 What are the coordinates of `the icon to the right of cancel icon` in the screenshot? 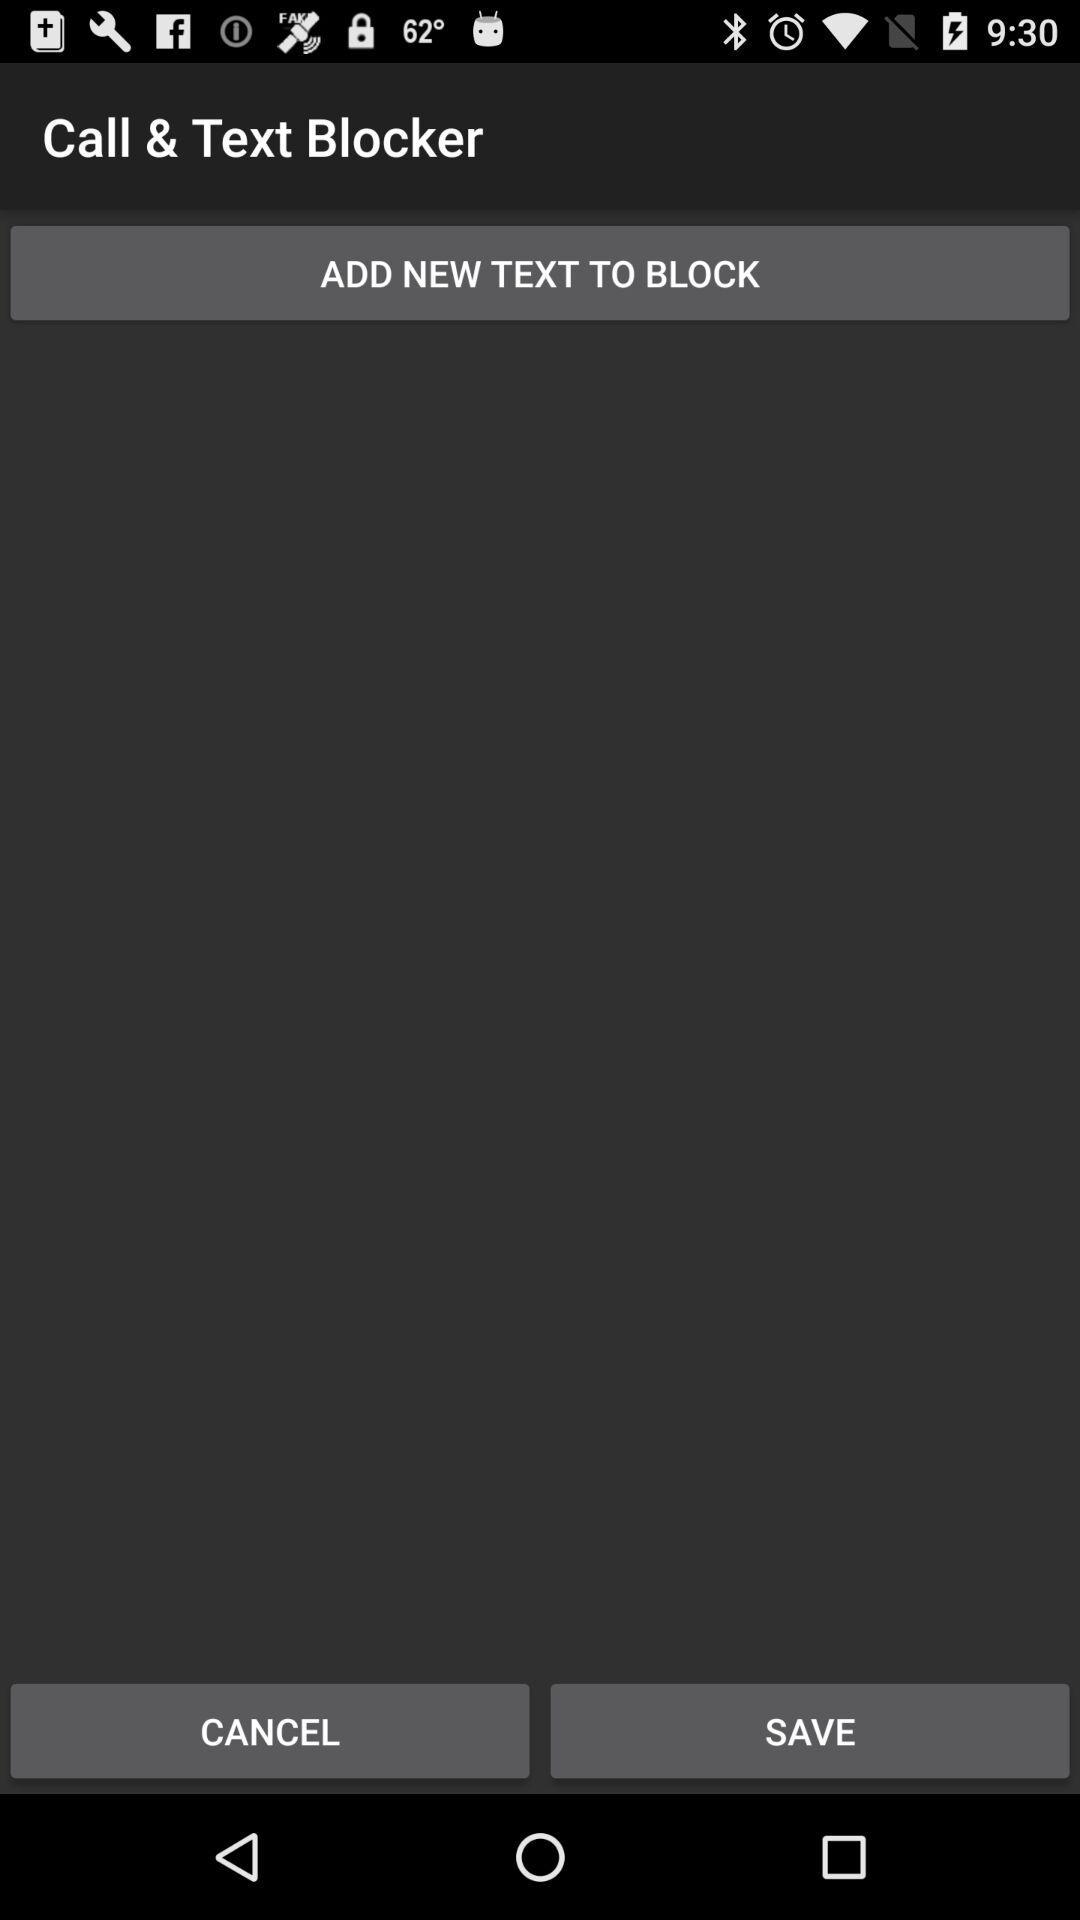 It's located at (810, 1730).